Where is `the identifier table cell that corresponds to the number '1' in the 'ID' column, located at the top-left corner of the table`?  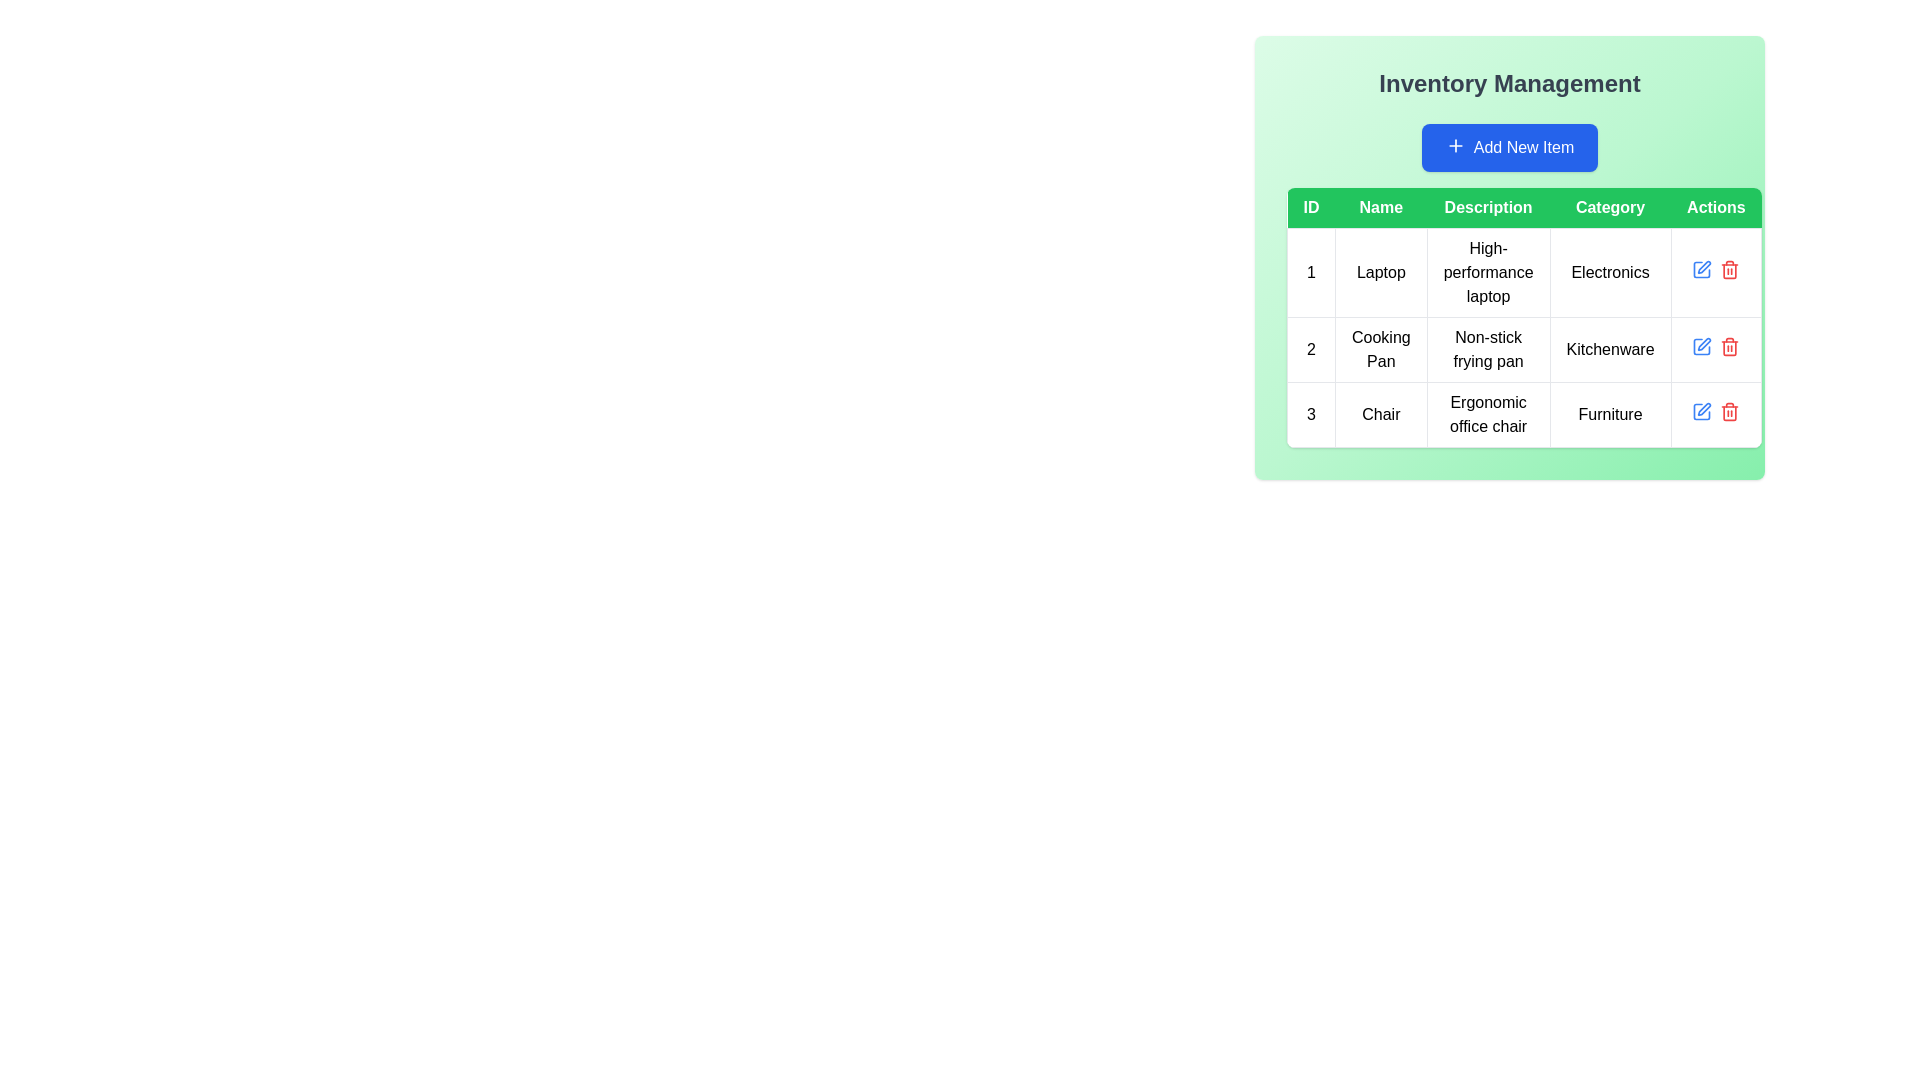 the identifier table cell that corresponds to the number '1' in the 'ID' column, located at the top-left corner of the table is located at coordinates (1311, 273).